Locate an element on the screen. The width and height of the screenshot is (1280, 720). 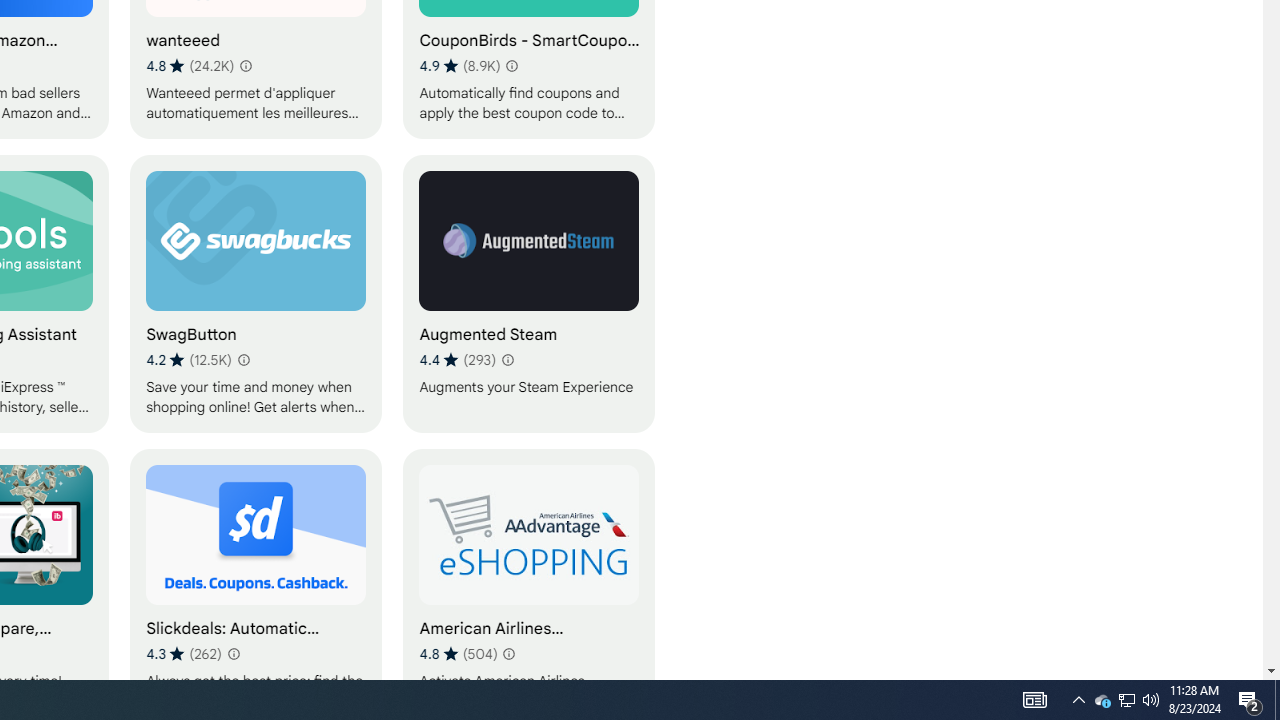
'Learn more about results and reviews "Augmented Steam"' is located at coordinates (506, 360).